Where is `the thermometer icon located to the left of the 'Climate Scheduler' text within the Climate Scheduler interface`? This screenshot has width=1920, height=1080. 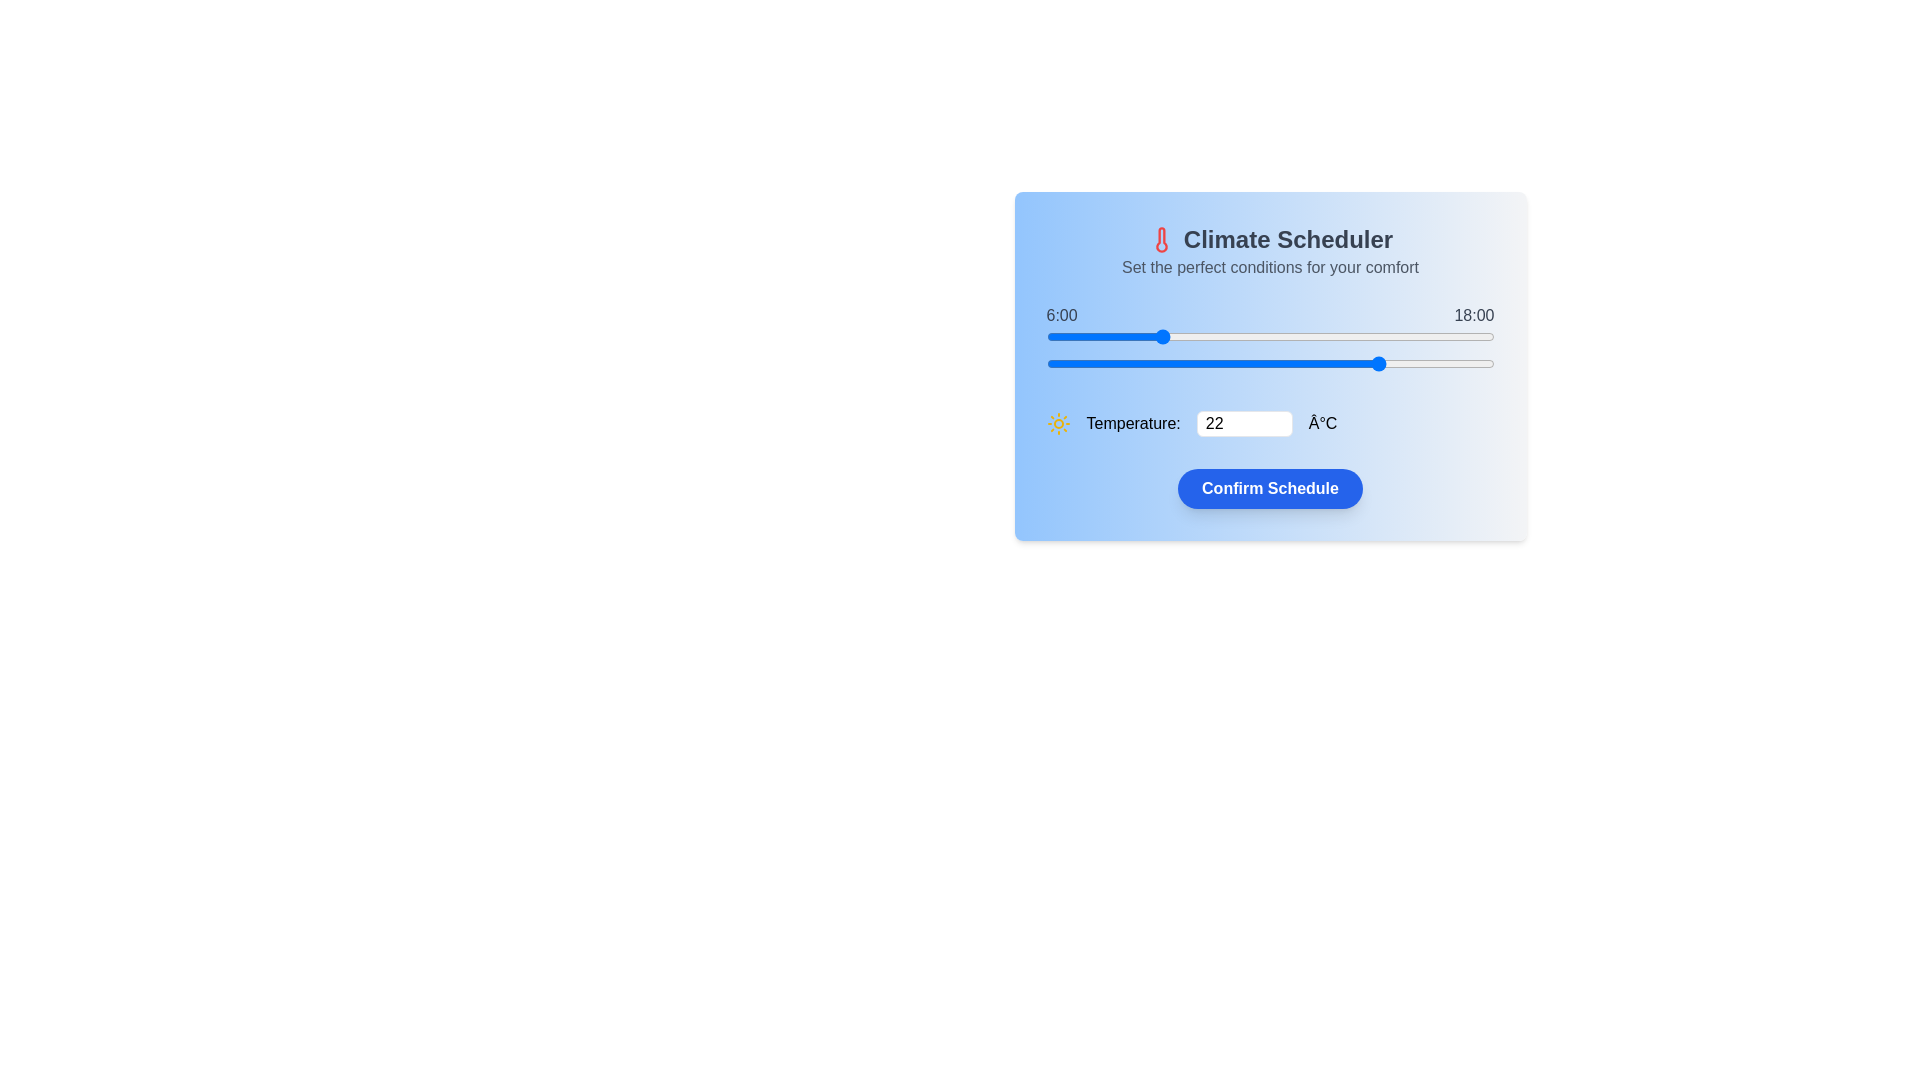 the thermometer icon located to the left of the 'Climate Scheduler' text within the Climate Scheduler interface is located at coordinates (1161, 238).